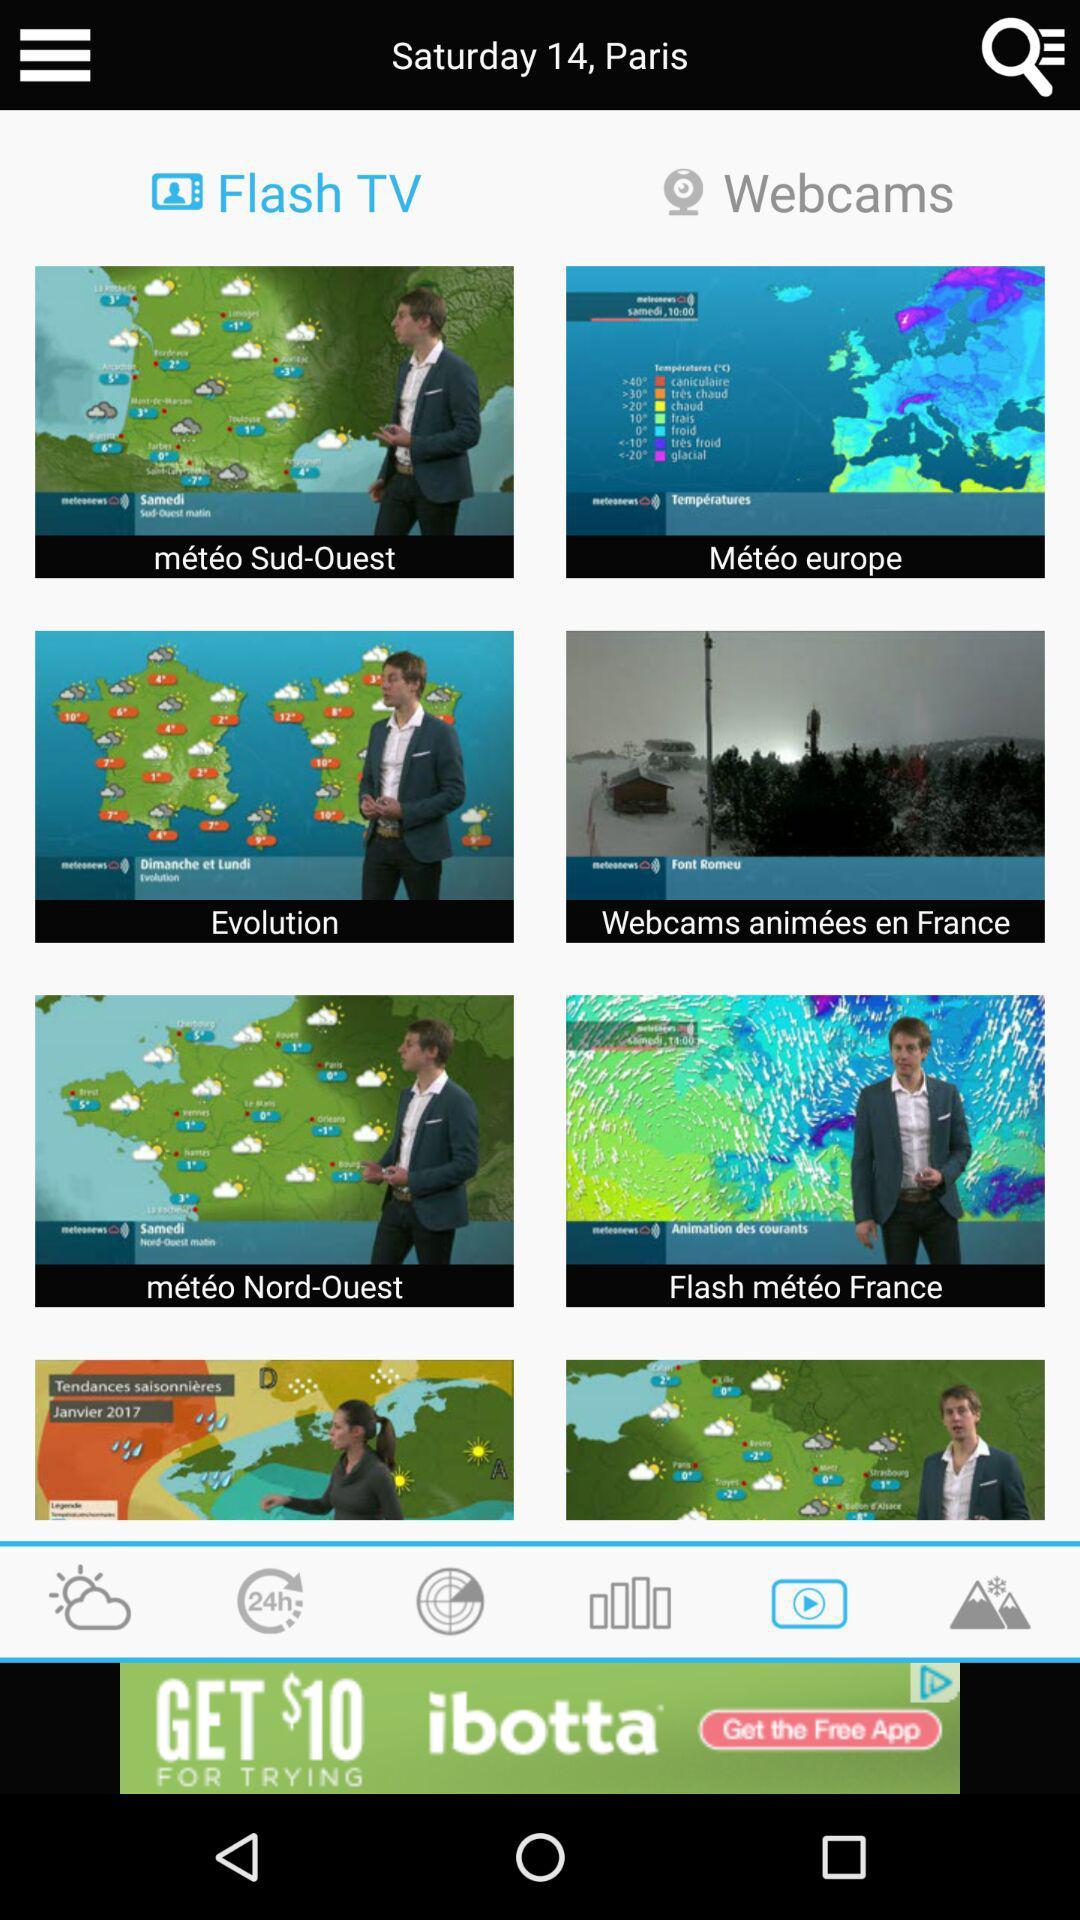  Describe the element at coordinates (270, 1602) in the screenshot. I see `the symbol which right to cloud symbol` at that location.